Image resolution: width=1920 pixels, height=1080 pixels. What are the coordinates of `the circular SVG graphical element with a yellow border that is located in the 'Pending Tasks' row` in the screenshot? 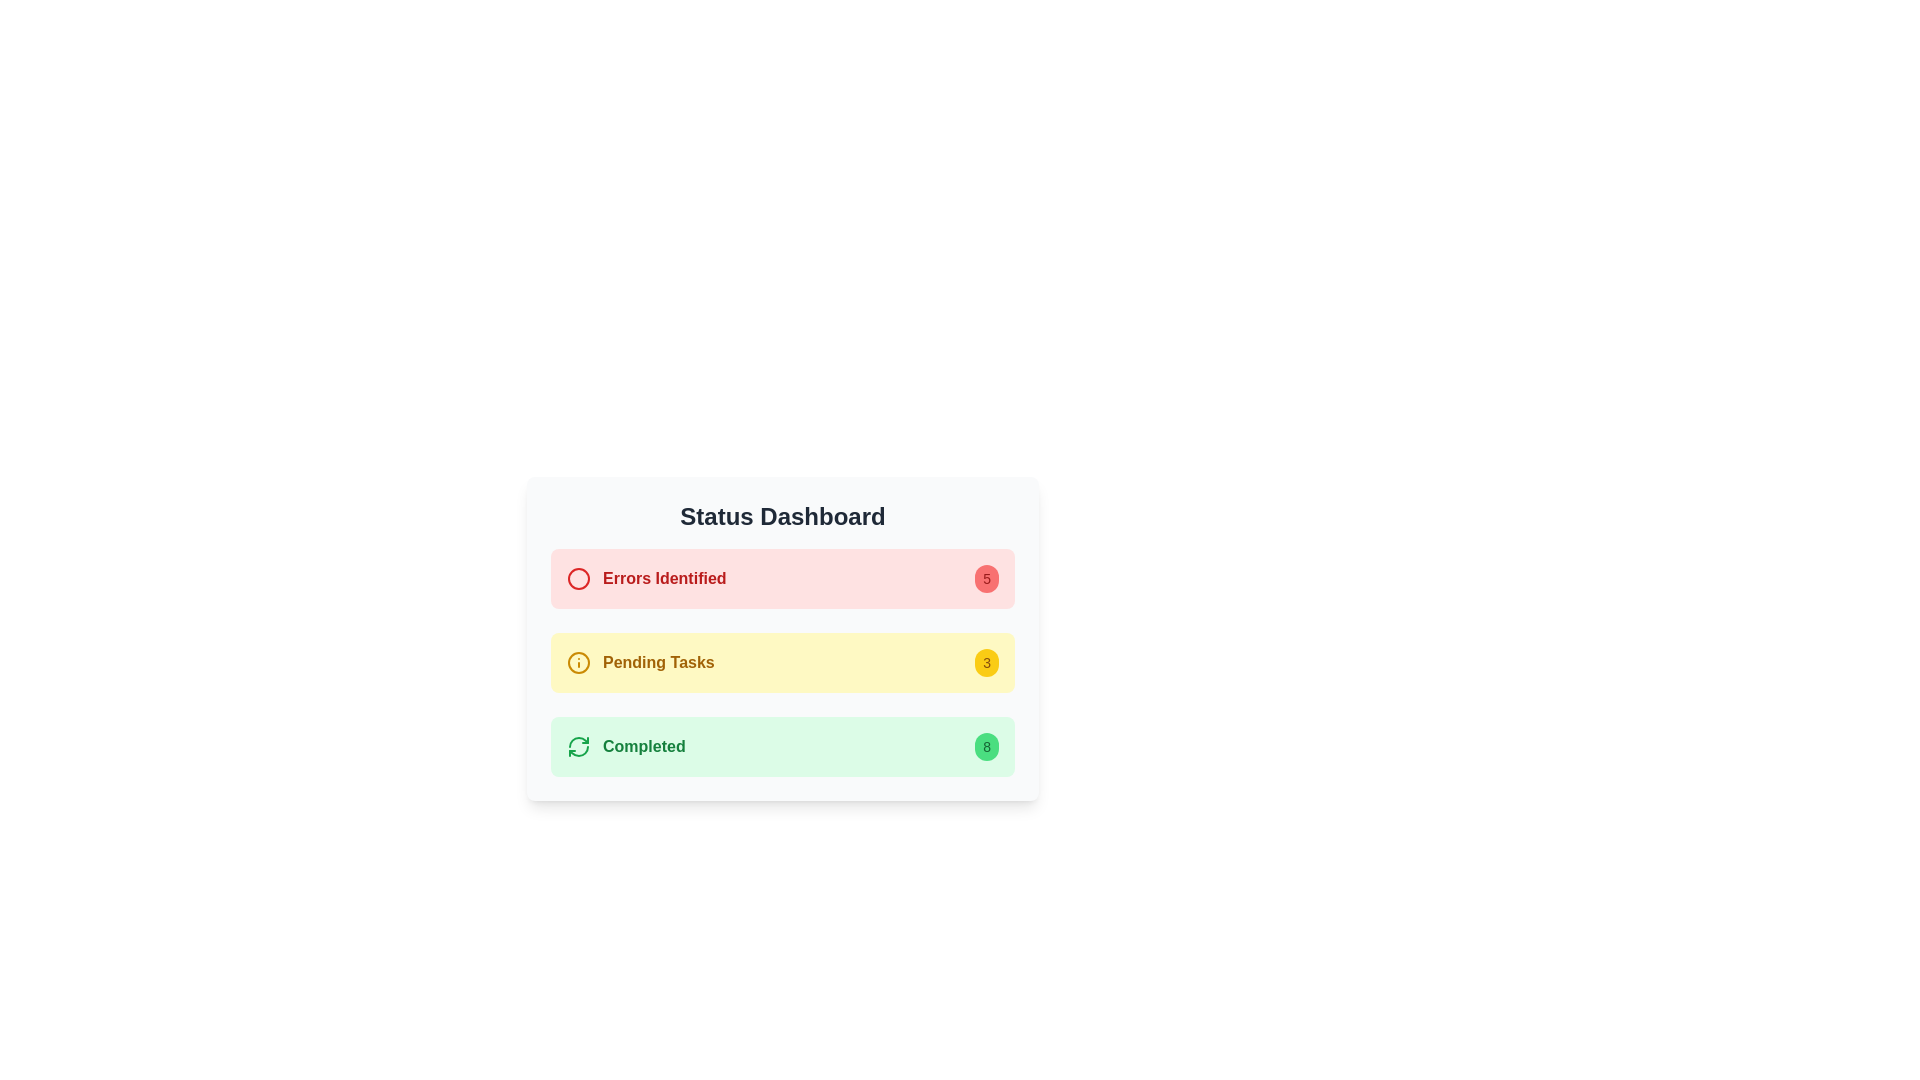 It's located at (578, 663).